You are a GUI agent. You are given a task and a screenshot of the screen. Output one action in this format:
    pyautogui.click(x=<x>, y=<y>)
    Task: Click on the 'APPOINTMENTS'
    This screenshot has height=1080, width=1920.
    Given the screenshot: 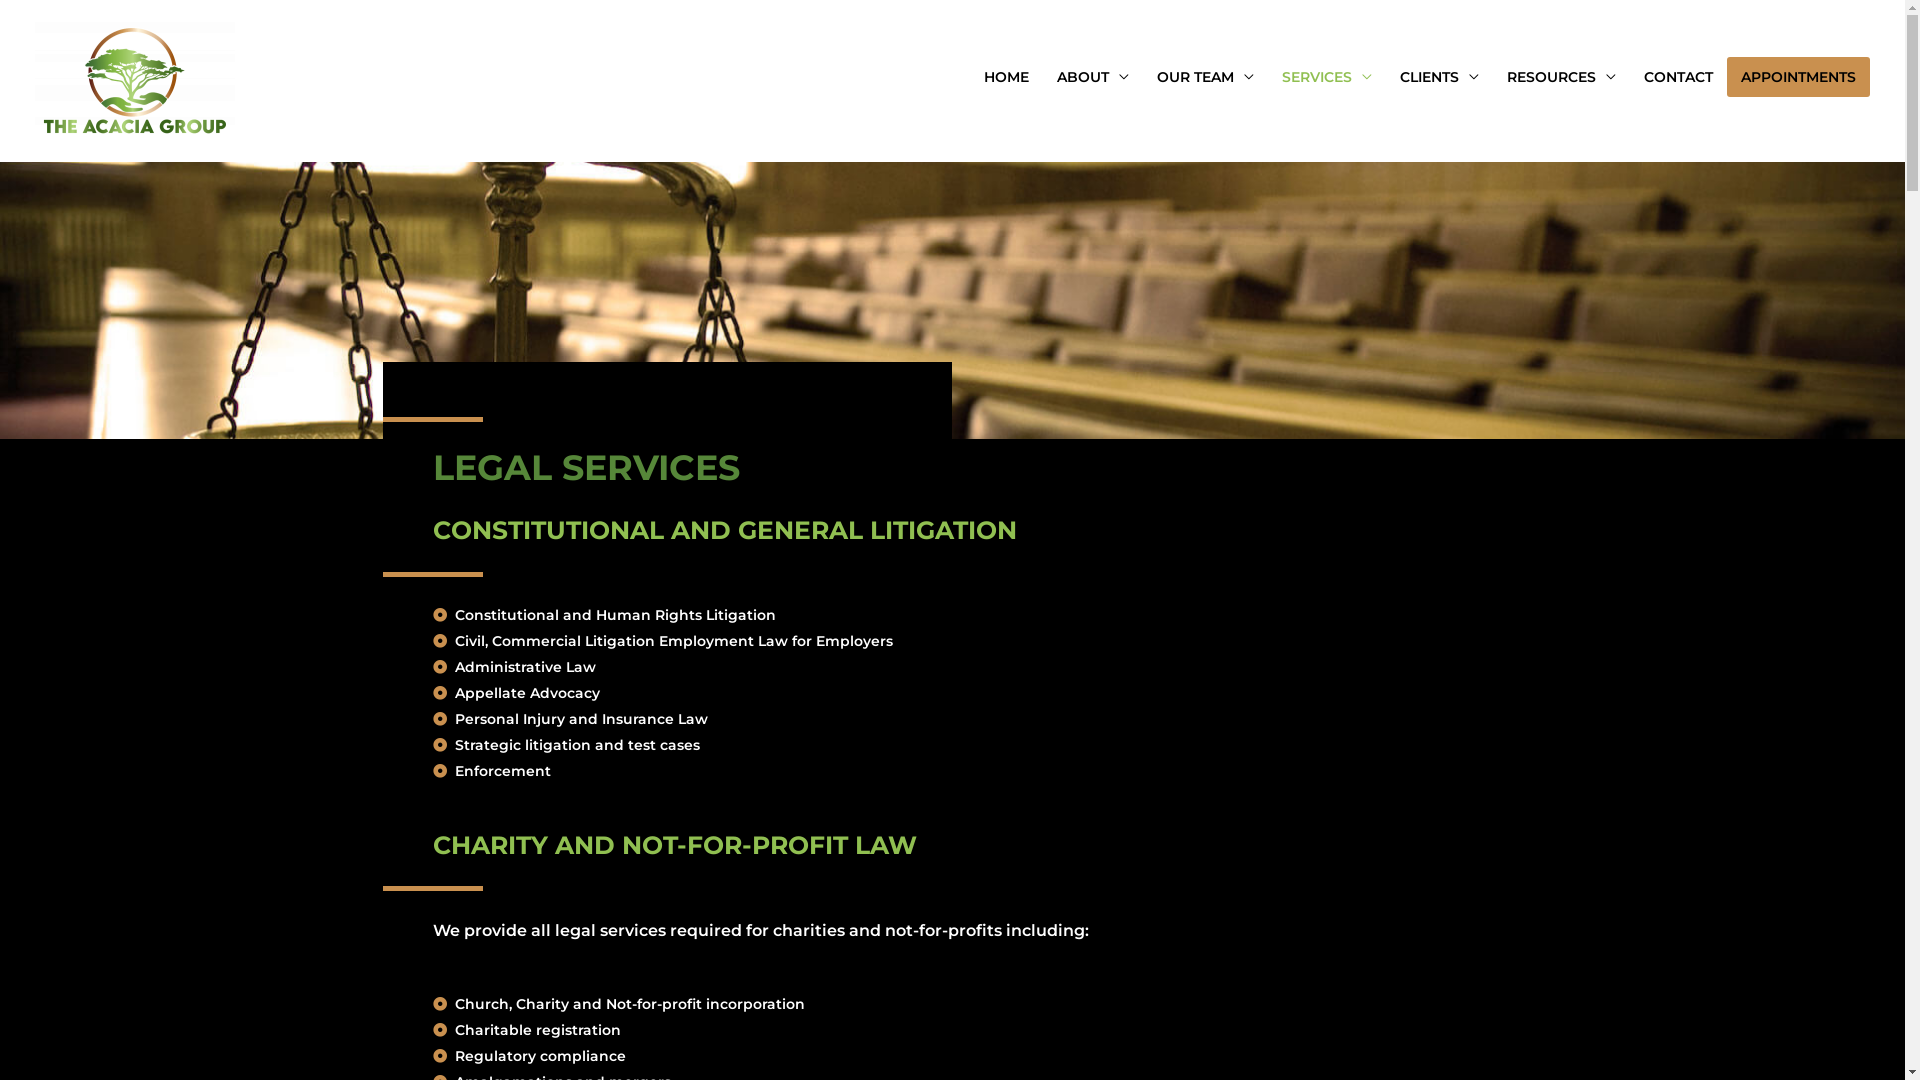 What is the action you would take?
    pyautogui.click(x=1798, y=76)
    